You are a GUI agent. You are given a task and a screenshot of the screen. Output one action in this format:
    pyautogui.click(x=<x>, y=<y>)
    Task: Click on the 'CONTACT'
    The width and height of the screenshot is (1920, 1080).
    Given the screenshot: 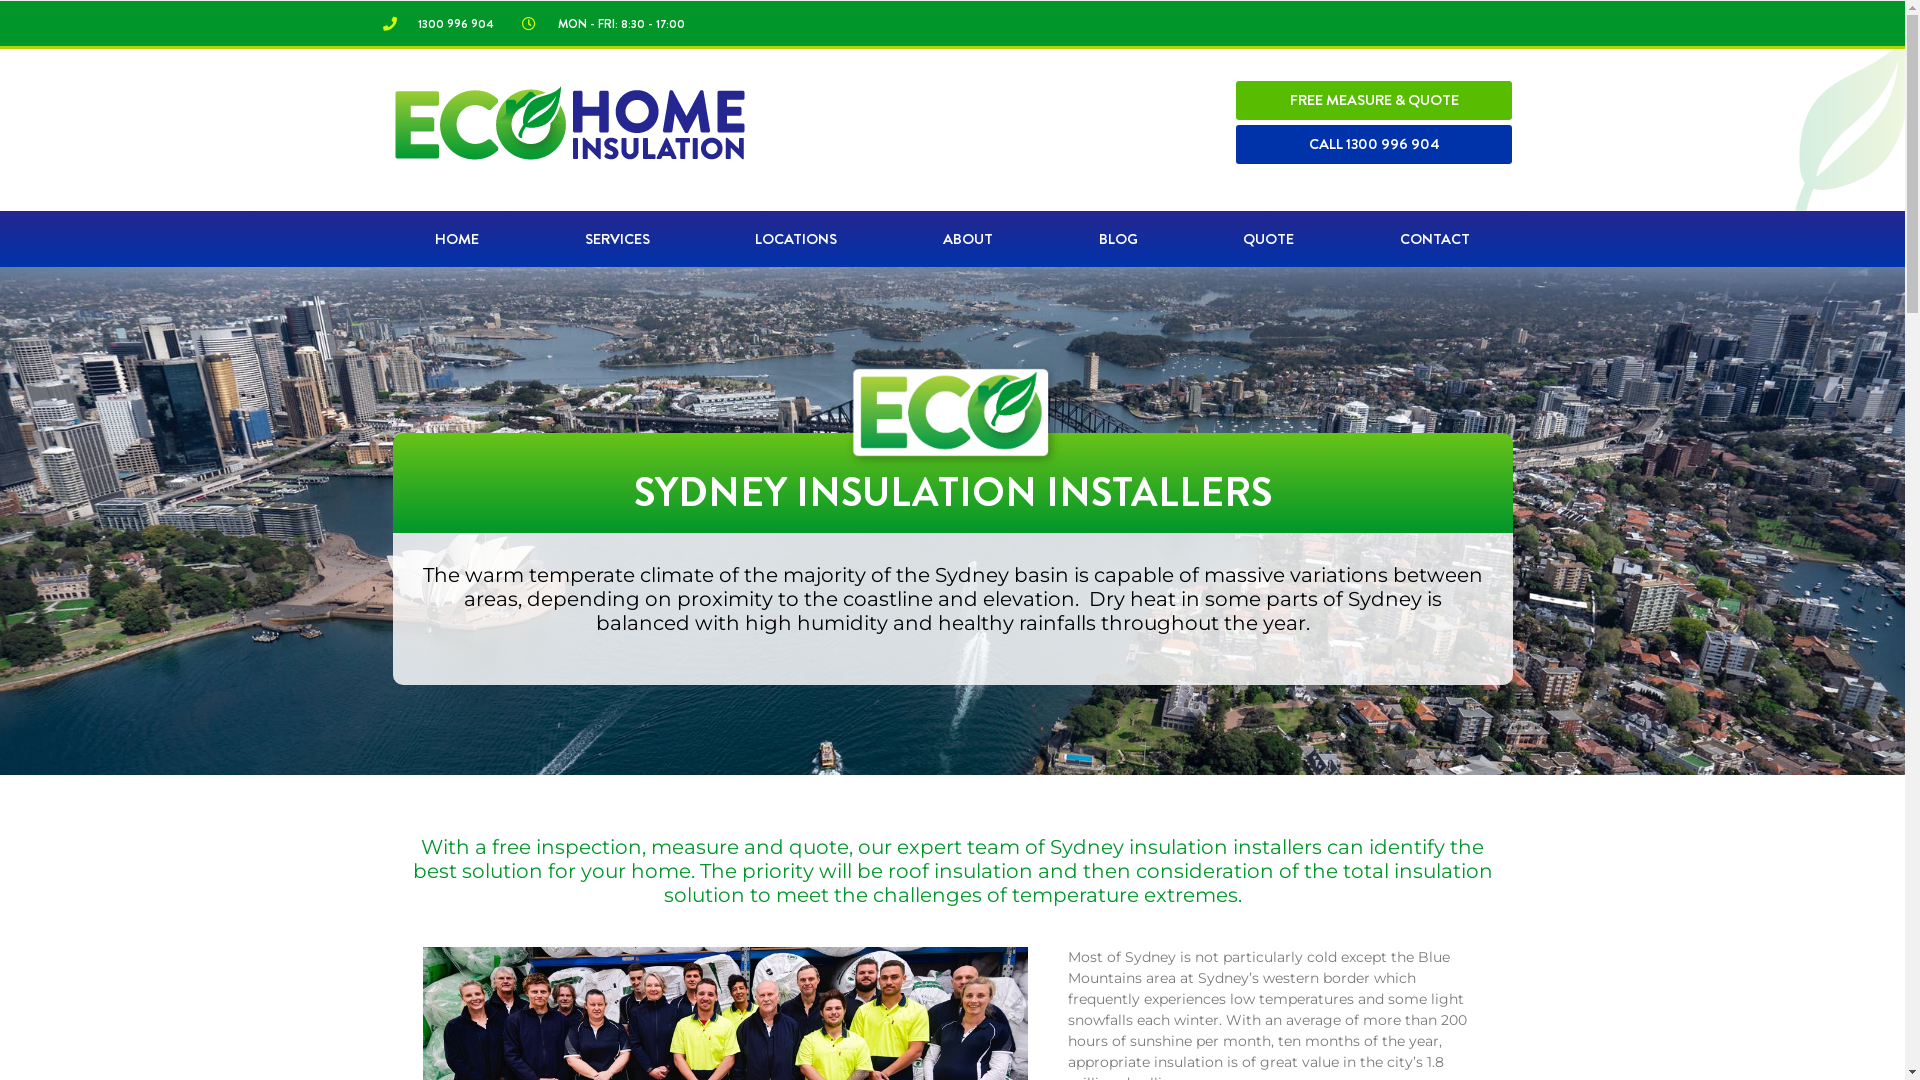 What is the action you would take?
    pyautogui.click(x=1434, y=238)
    